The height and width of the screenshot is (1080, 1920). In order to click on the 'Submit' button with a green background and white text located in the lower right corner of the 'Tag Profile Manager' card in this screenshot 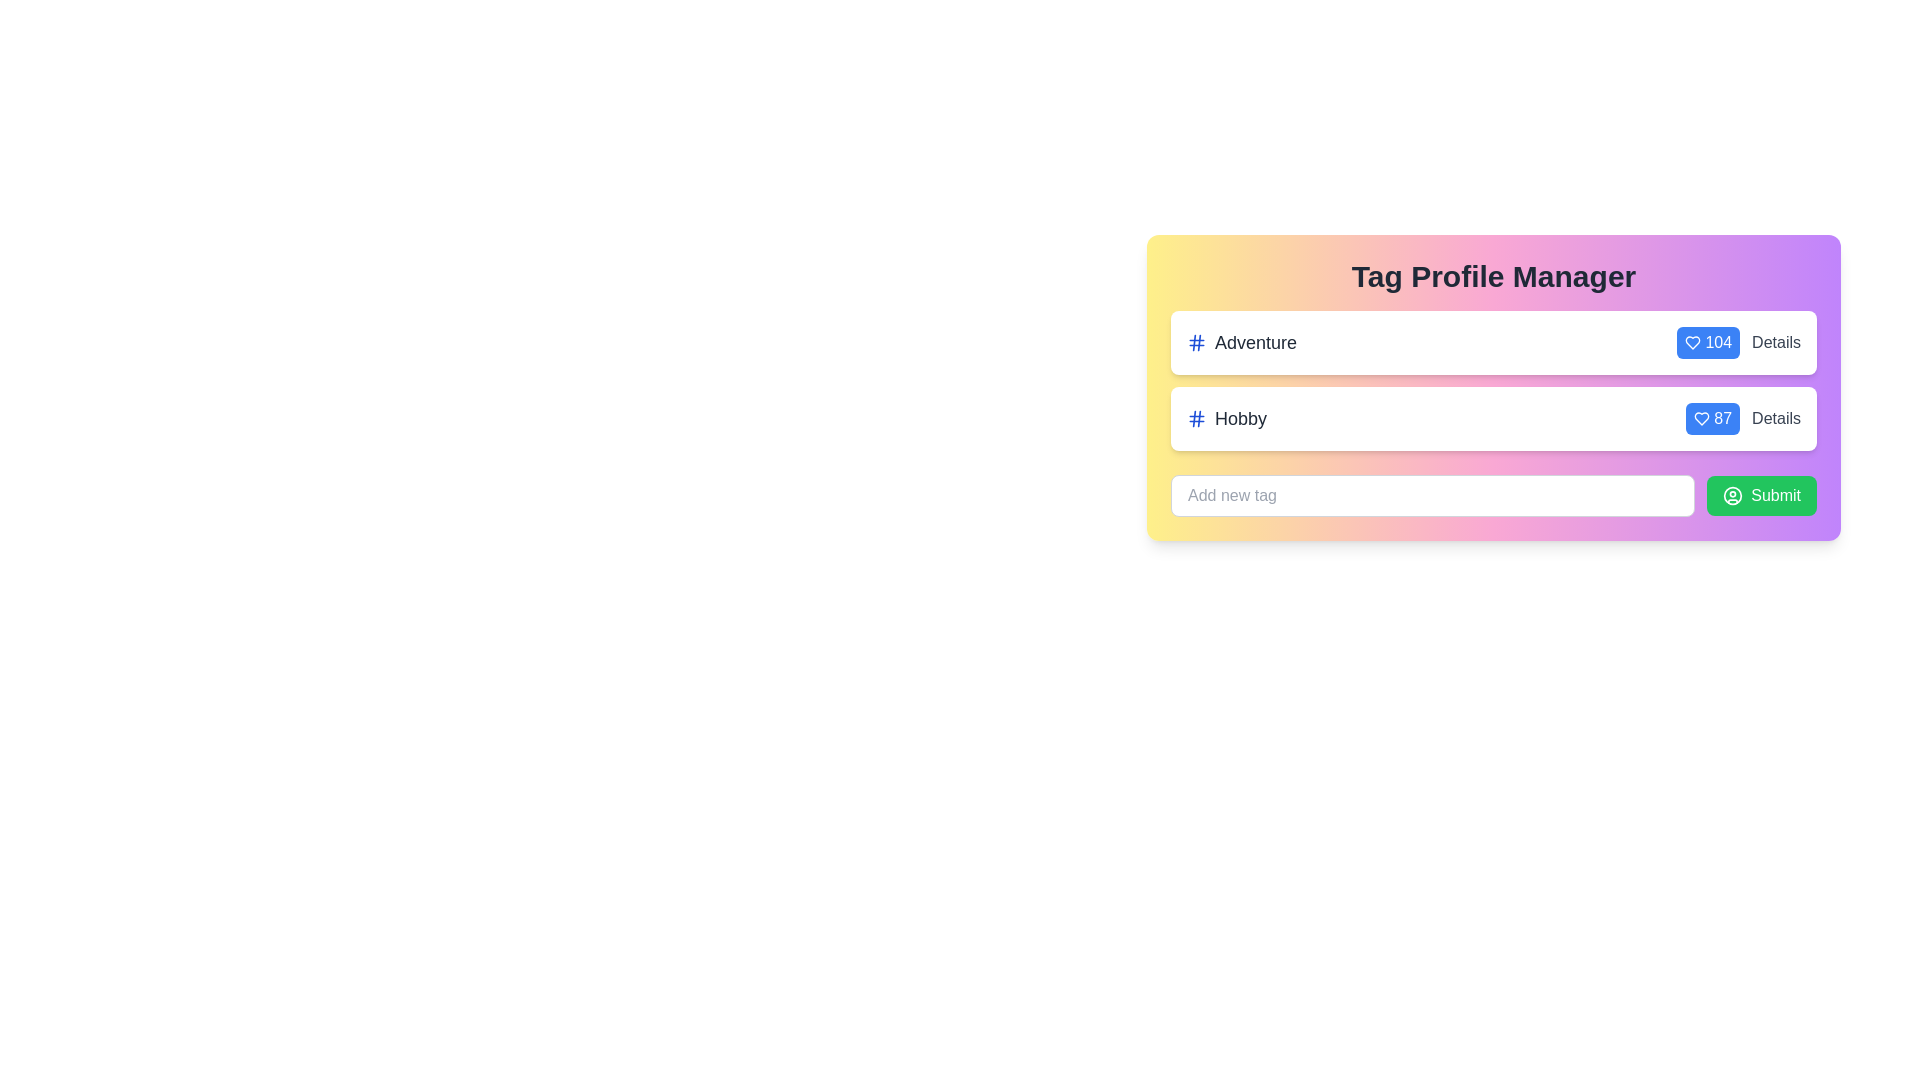, I will do `click(1762, 495)`.